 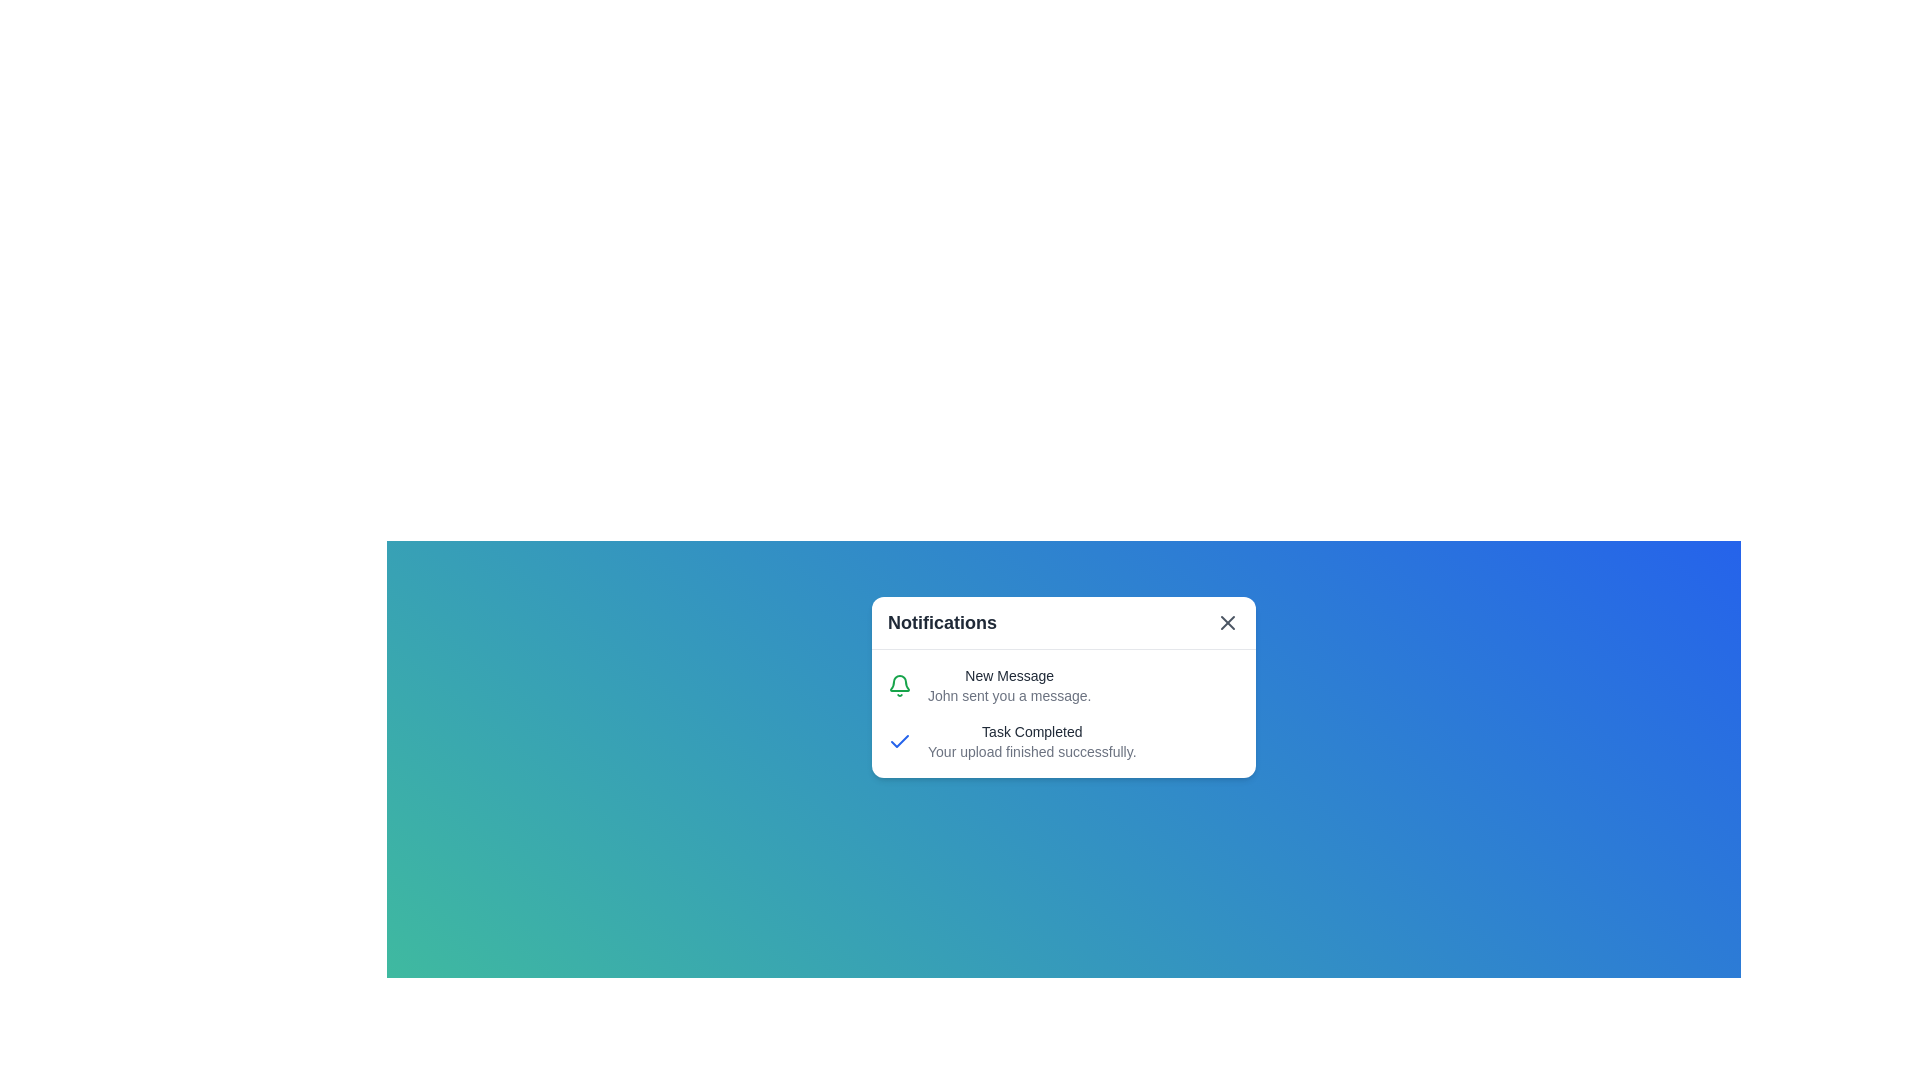 I want to click on the static text indicating successful completion of an upload task, located directly below 'Task Completed' in the notification card, so click(x=1032, y=752).